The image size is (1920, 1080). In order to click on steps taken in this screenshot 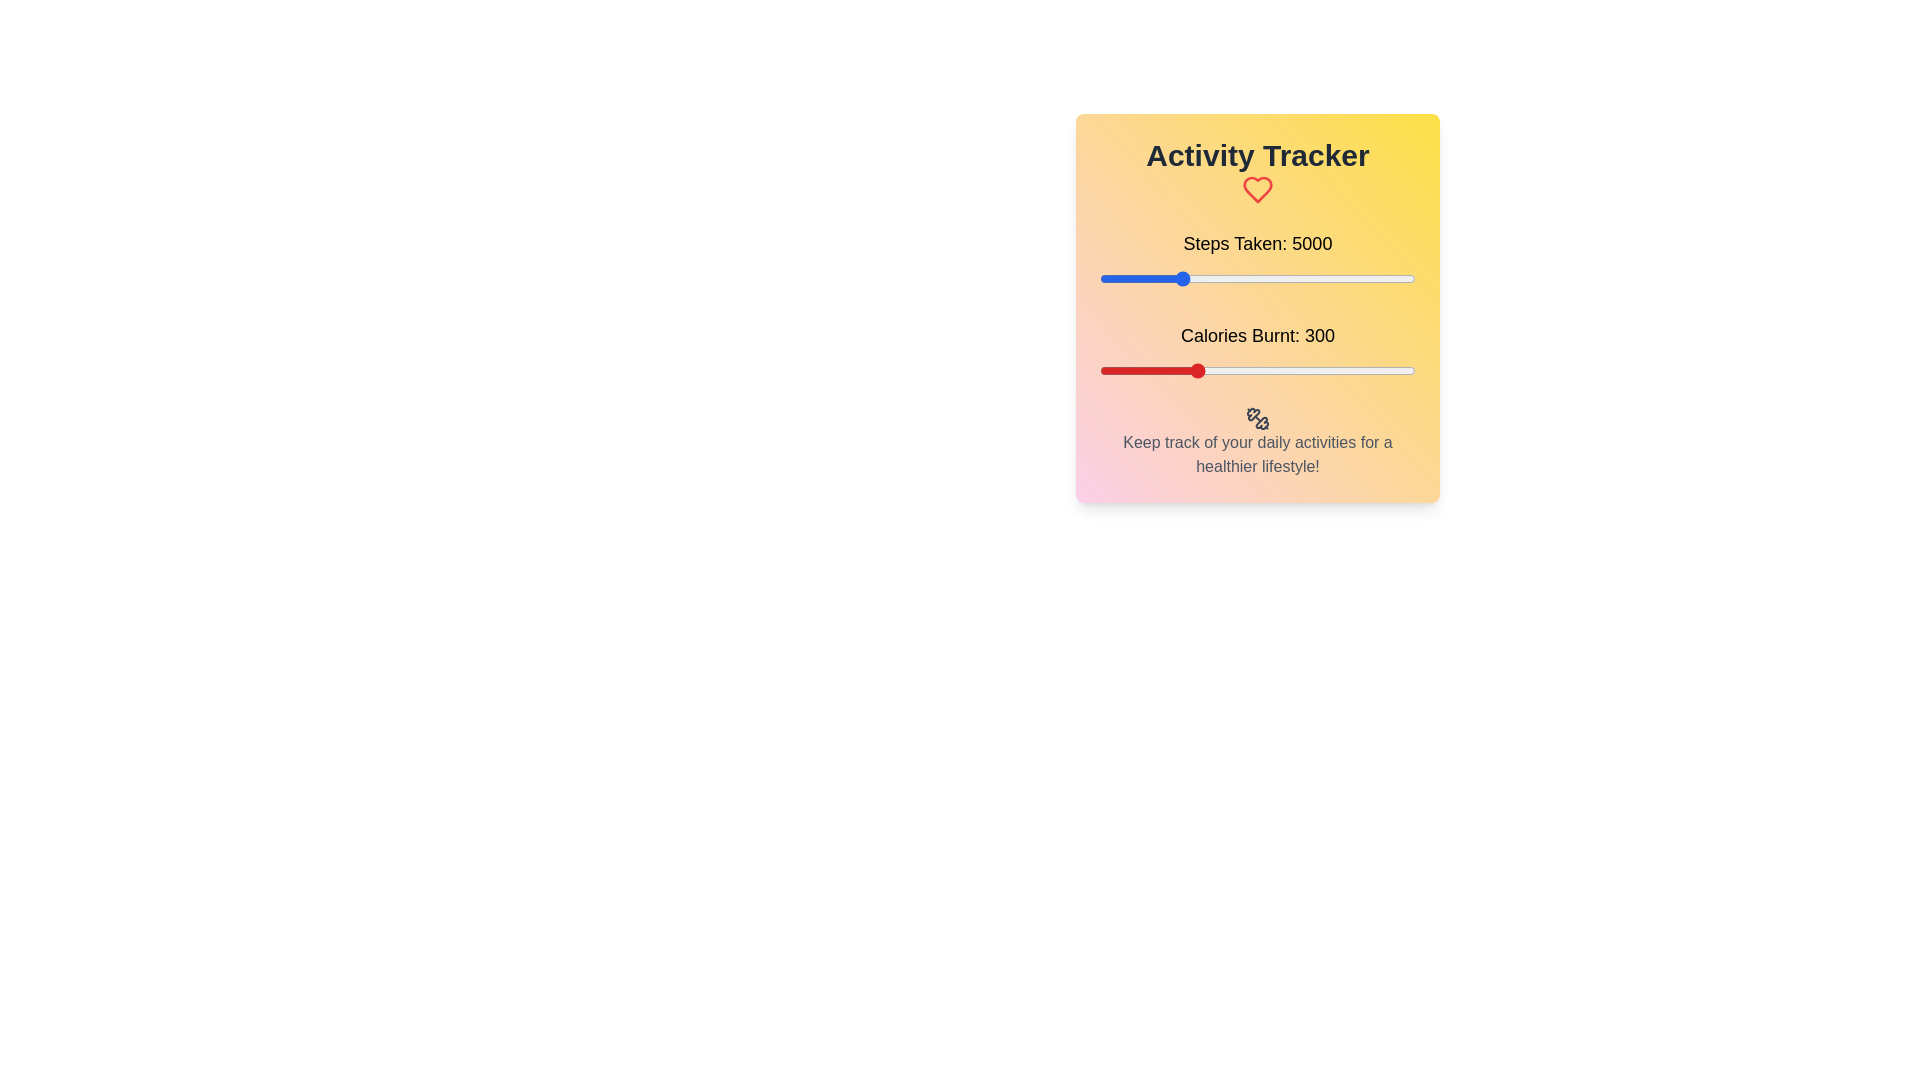, I will do `click(1388, 278)`.